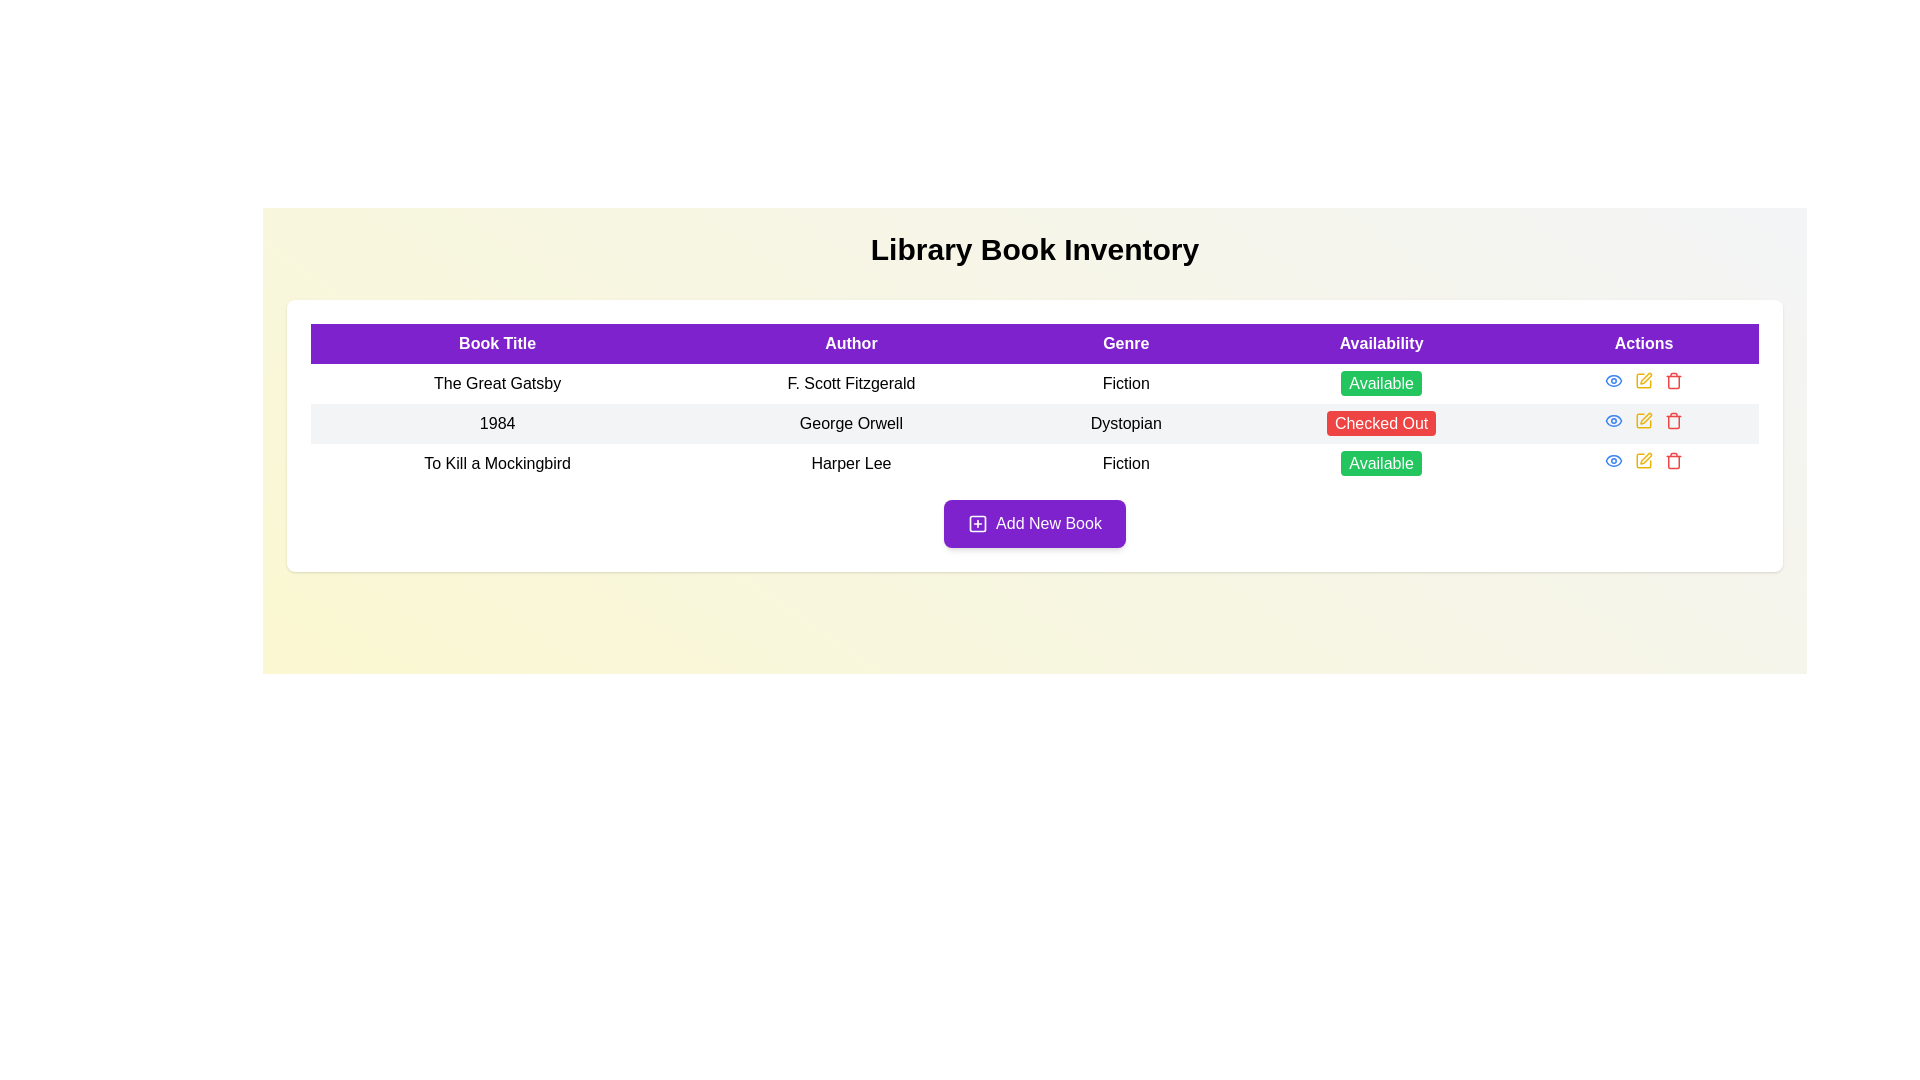  I want to click on the label indicating the current status of the book '1984' as 'Checked Out', which is located in the fourth cell of the second row of the table, so click(1380, 423).